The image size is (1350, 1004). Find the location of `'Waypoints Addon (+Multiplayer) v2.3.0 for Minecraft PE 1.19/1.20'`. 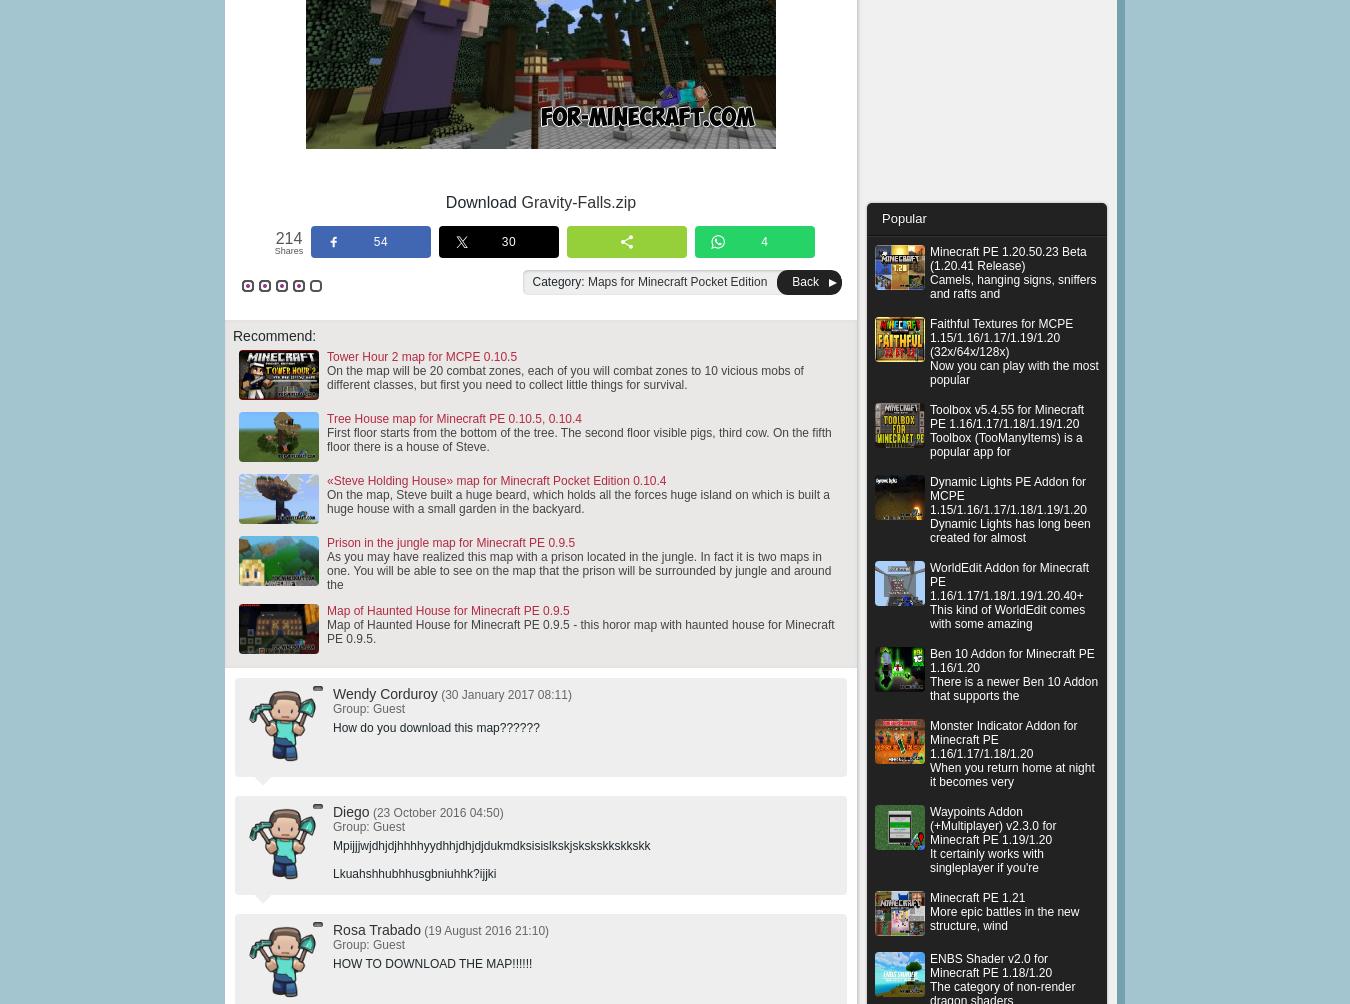

'Waypoints Addon (+Multiplayer) v2.3.0 for Minecraft PE 1.19/1.20' is located at coordinates (992, 825).